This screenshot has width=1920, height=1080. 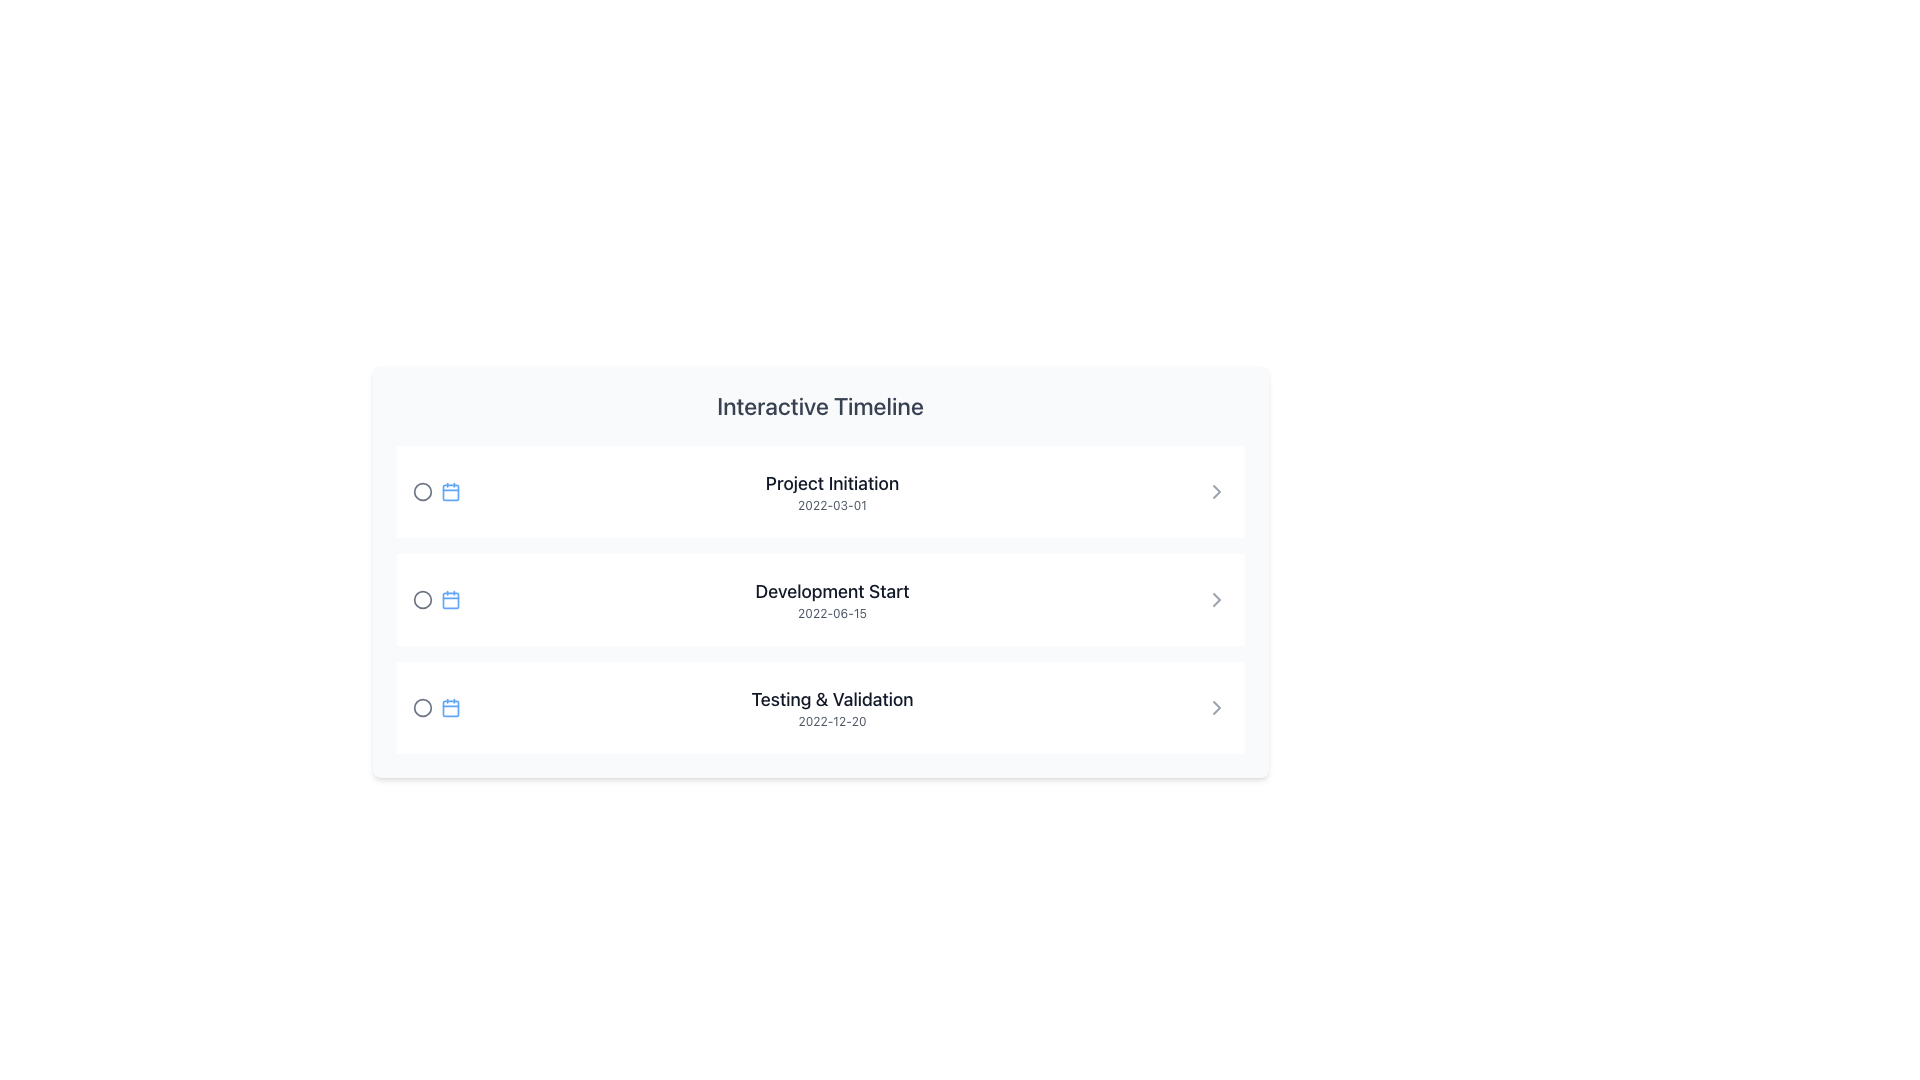 What do you see at coordinates (832, 721) in the screenshot?
I see `the static text displaying the date for the 'Testing & Validation' milestone in the interactive timeline` at bounding box center [832, 721].